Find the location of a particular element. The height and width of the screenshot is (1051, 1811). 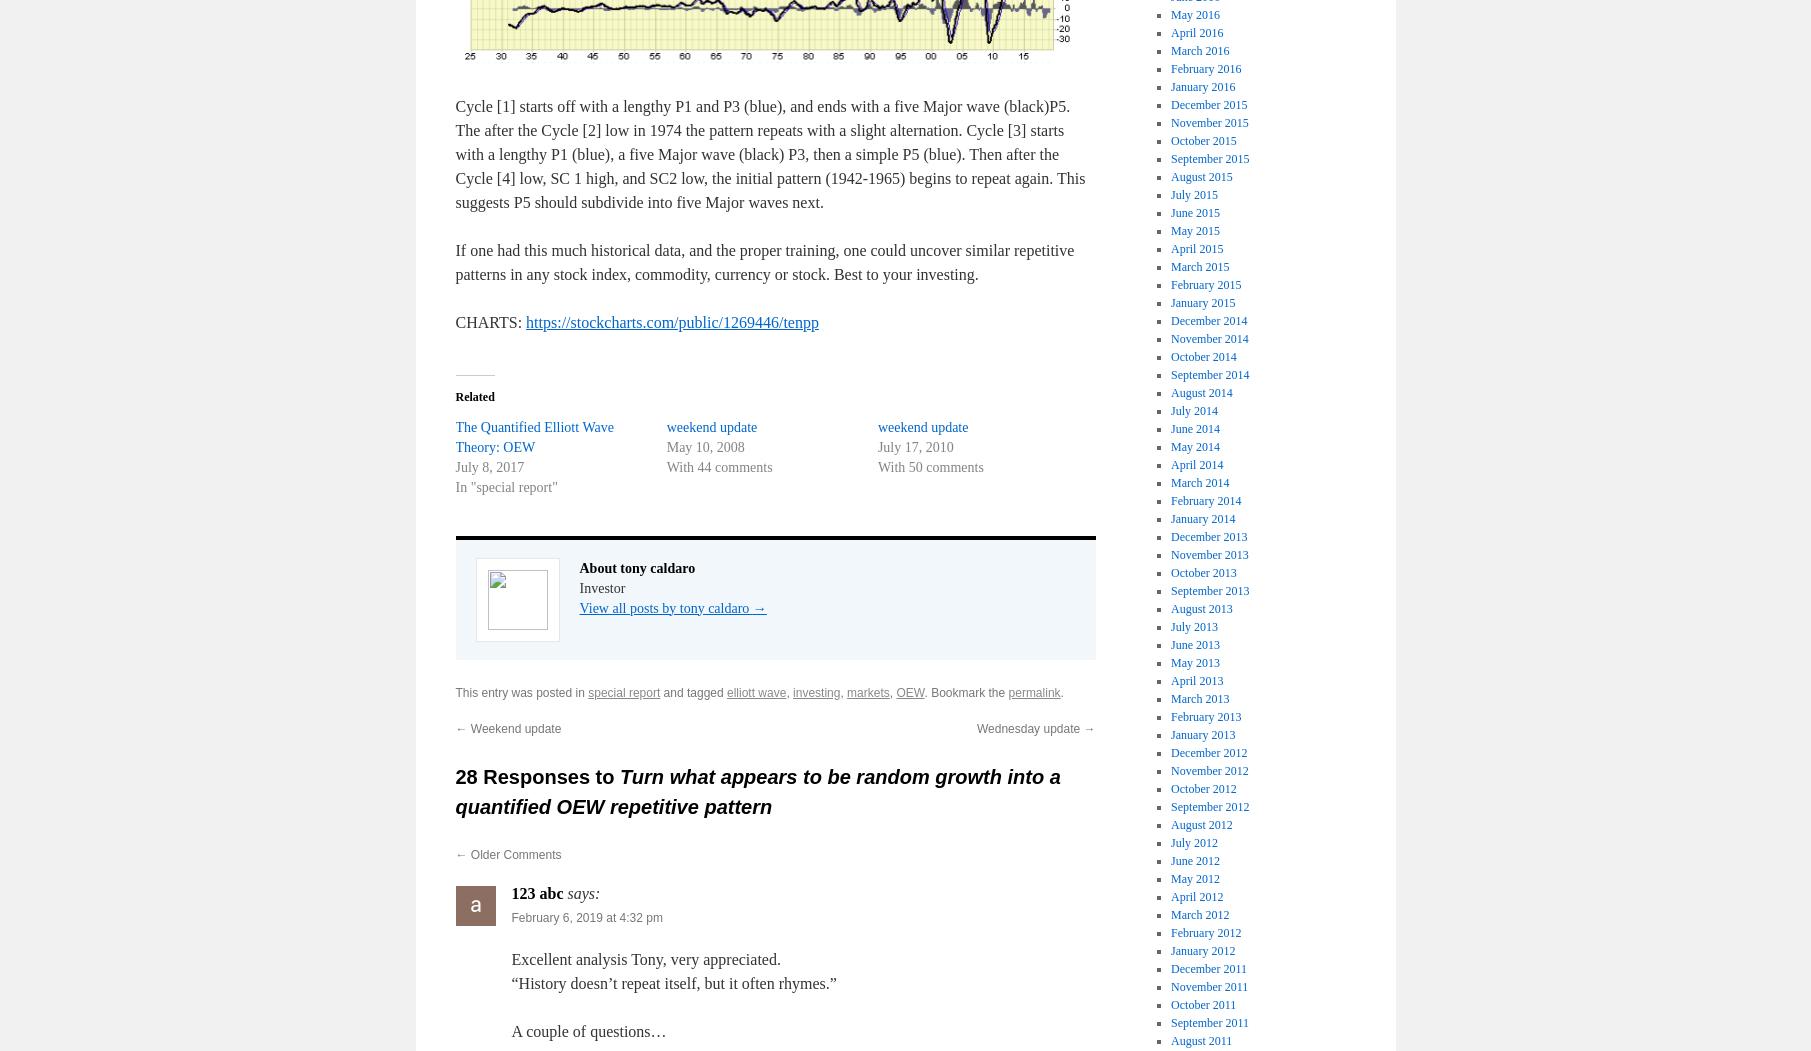

'September 2015' is located at coordinates (1209, 156).